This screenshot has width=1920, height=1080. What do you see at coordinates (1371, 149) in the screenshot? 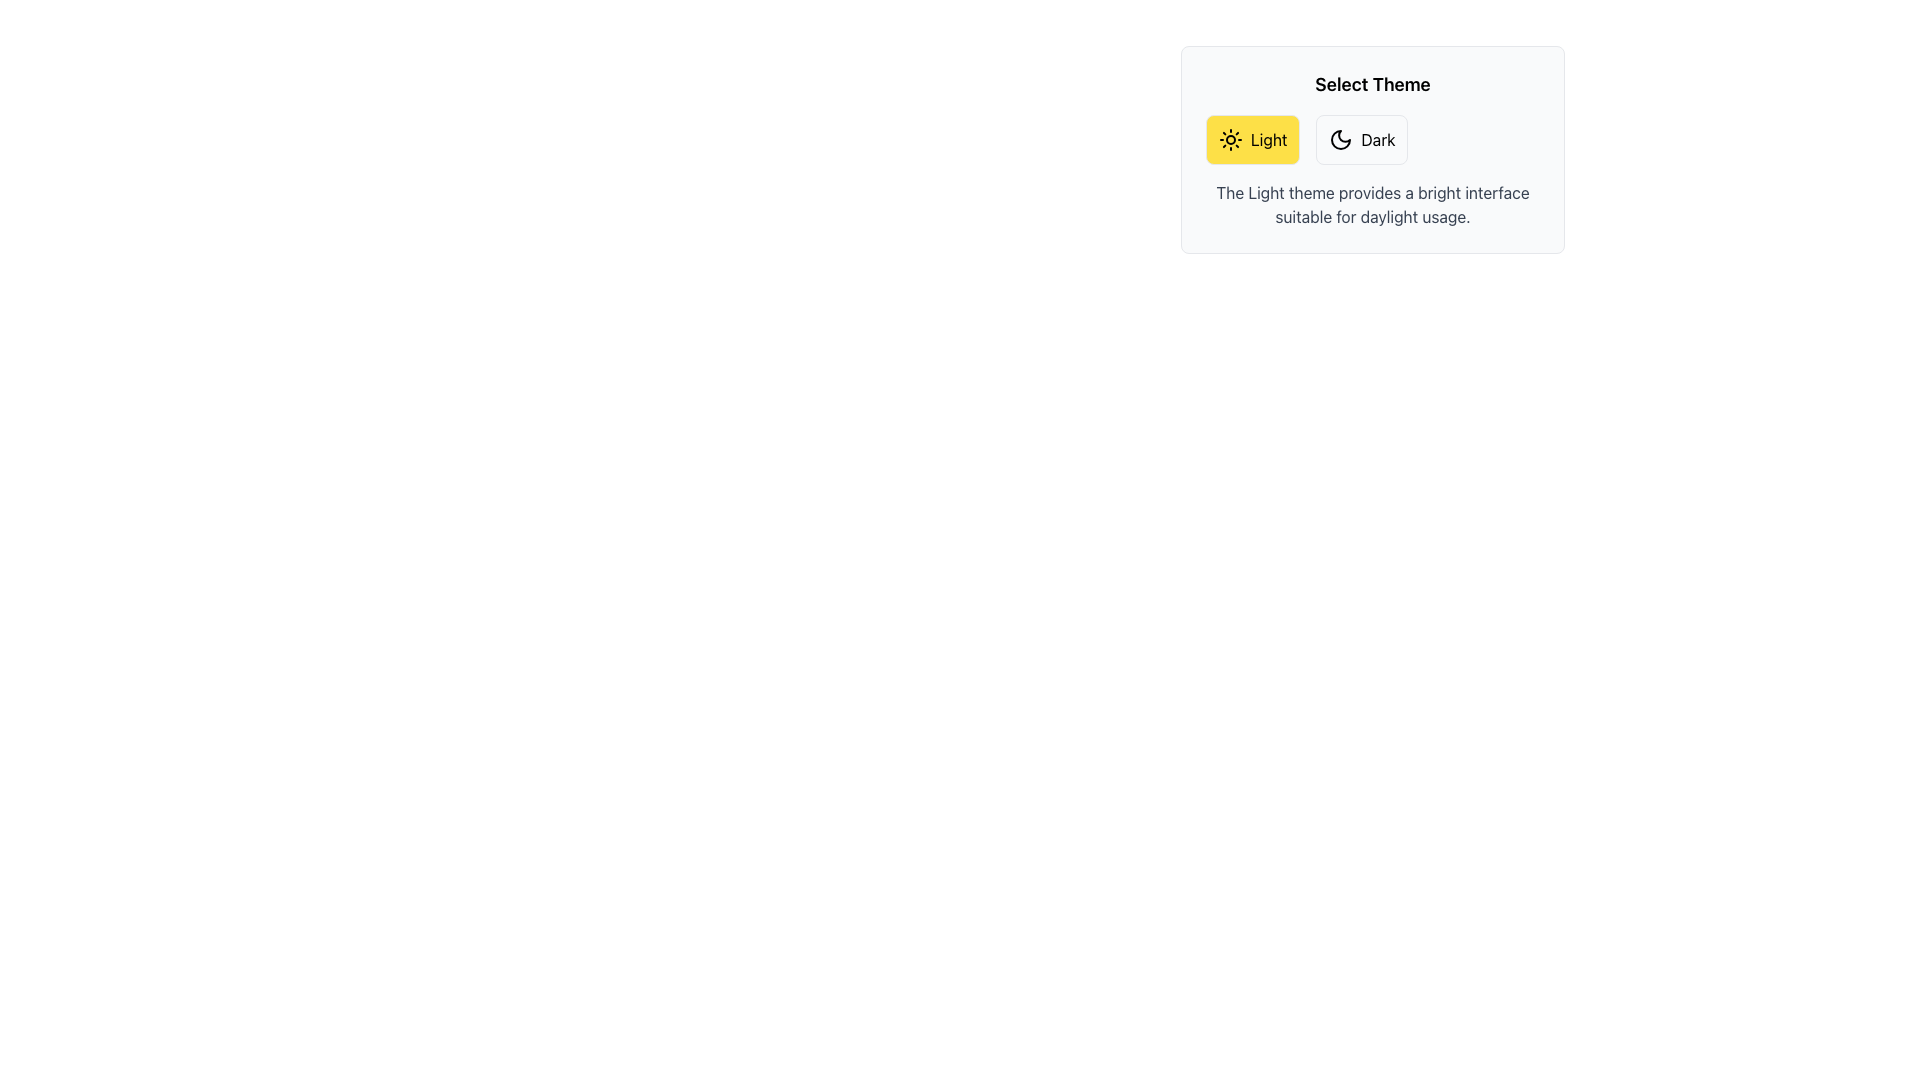
I see `the 'Dark' button with a moon icon` at bounding box center [1371, 149].